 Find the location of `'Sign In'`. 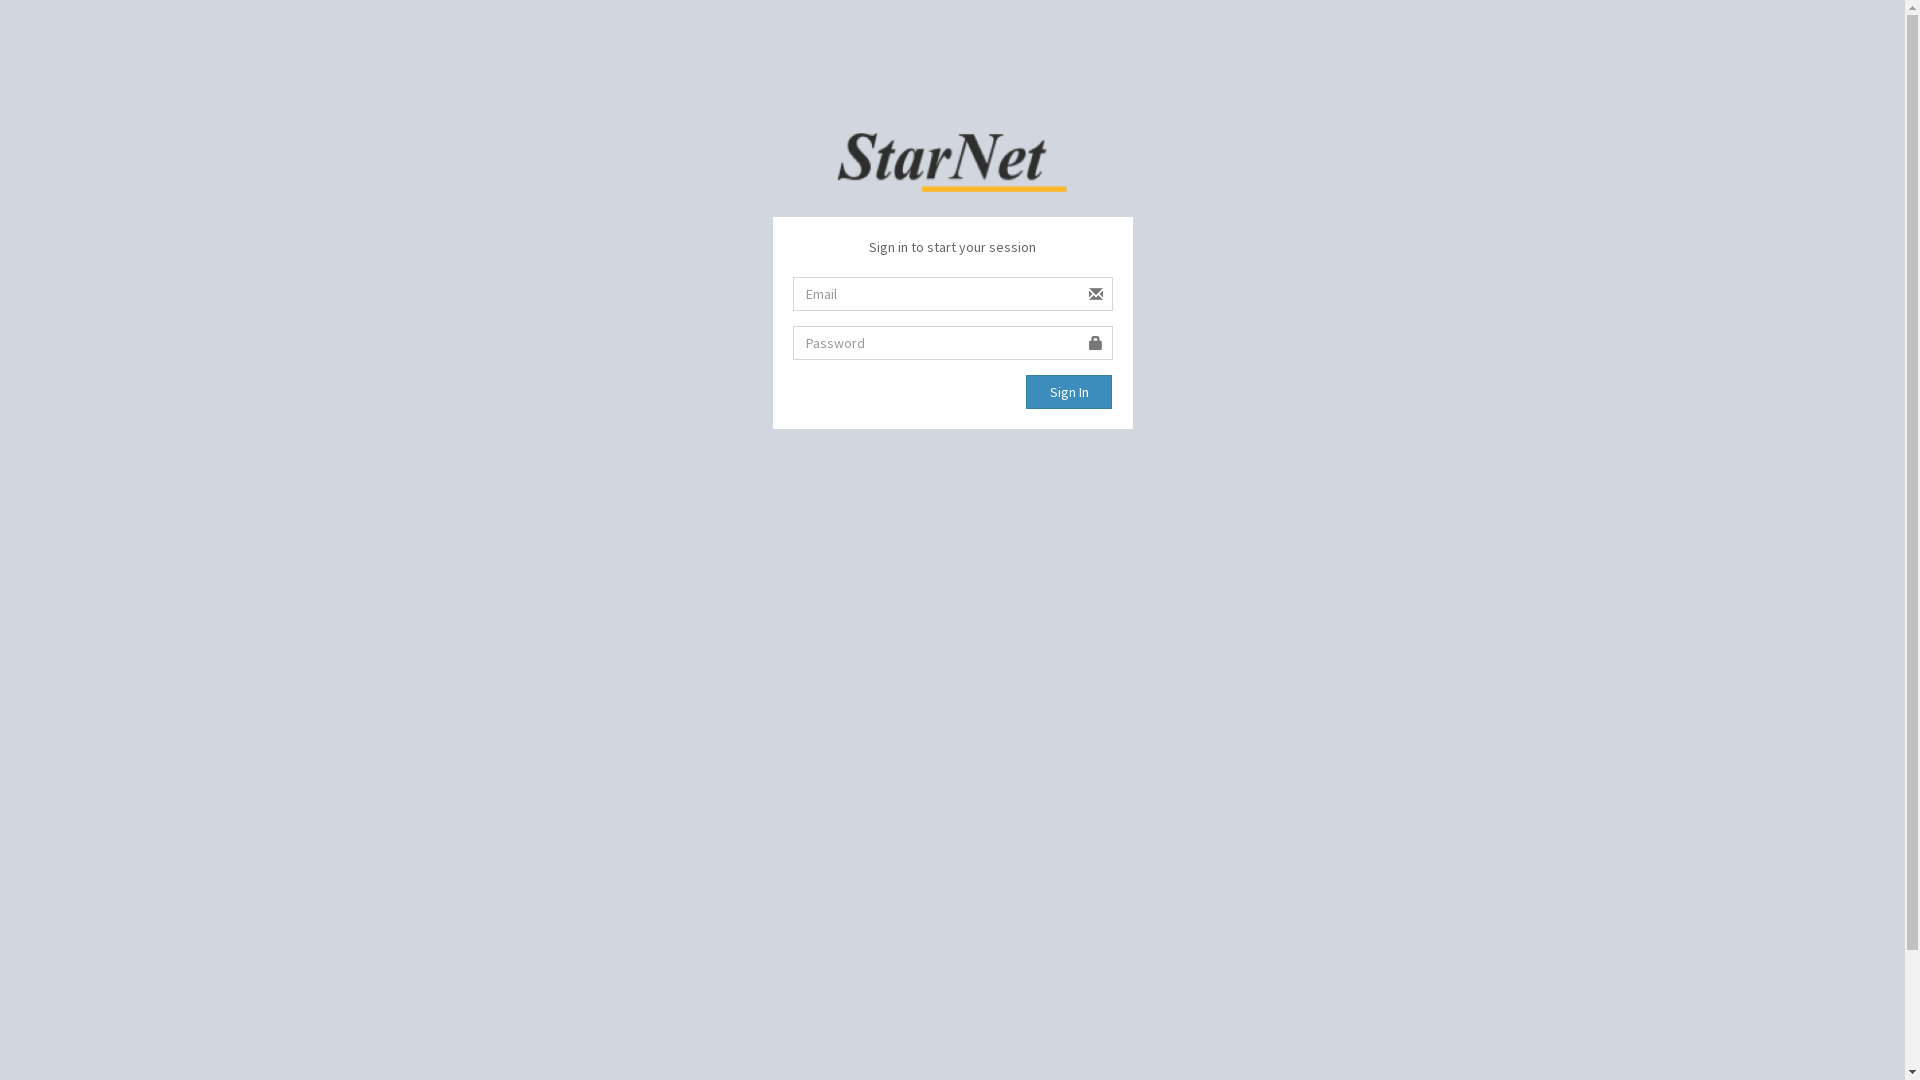

'Sign In' is located at coordinates (1068, 392).